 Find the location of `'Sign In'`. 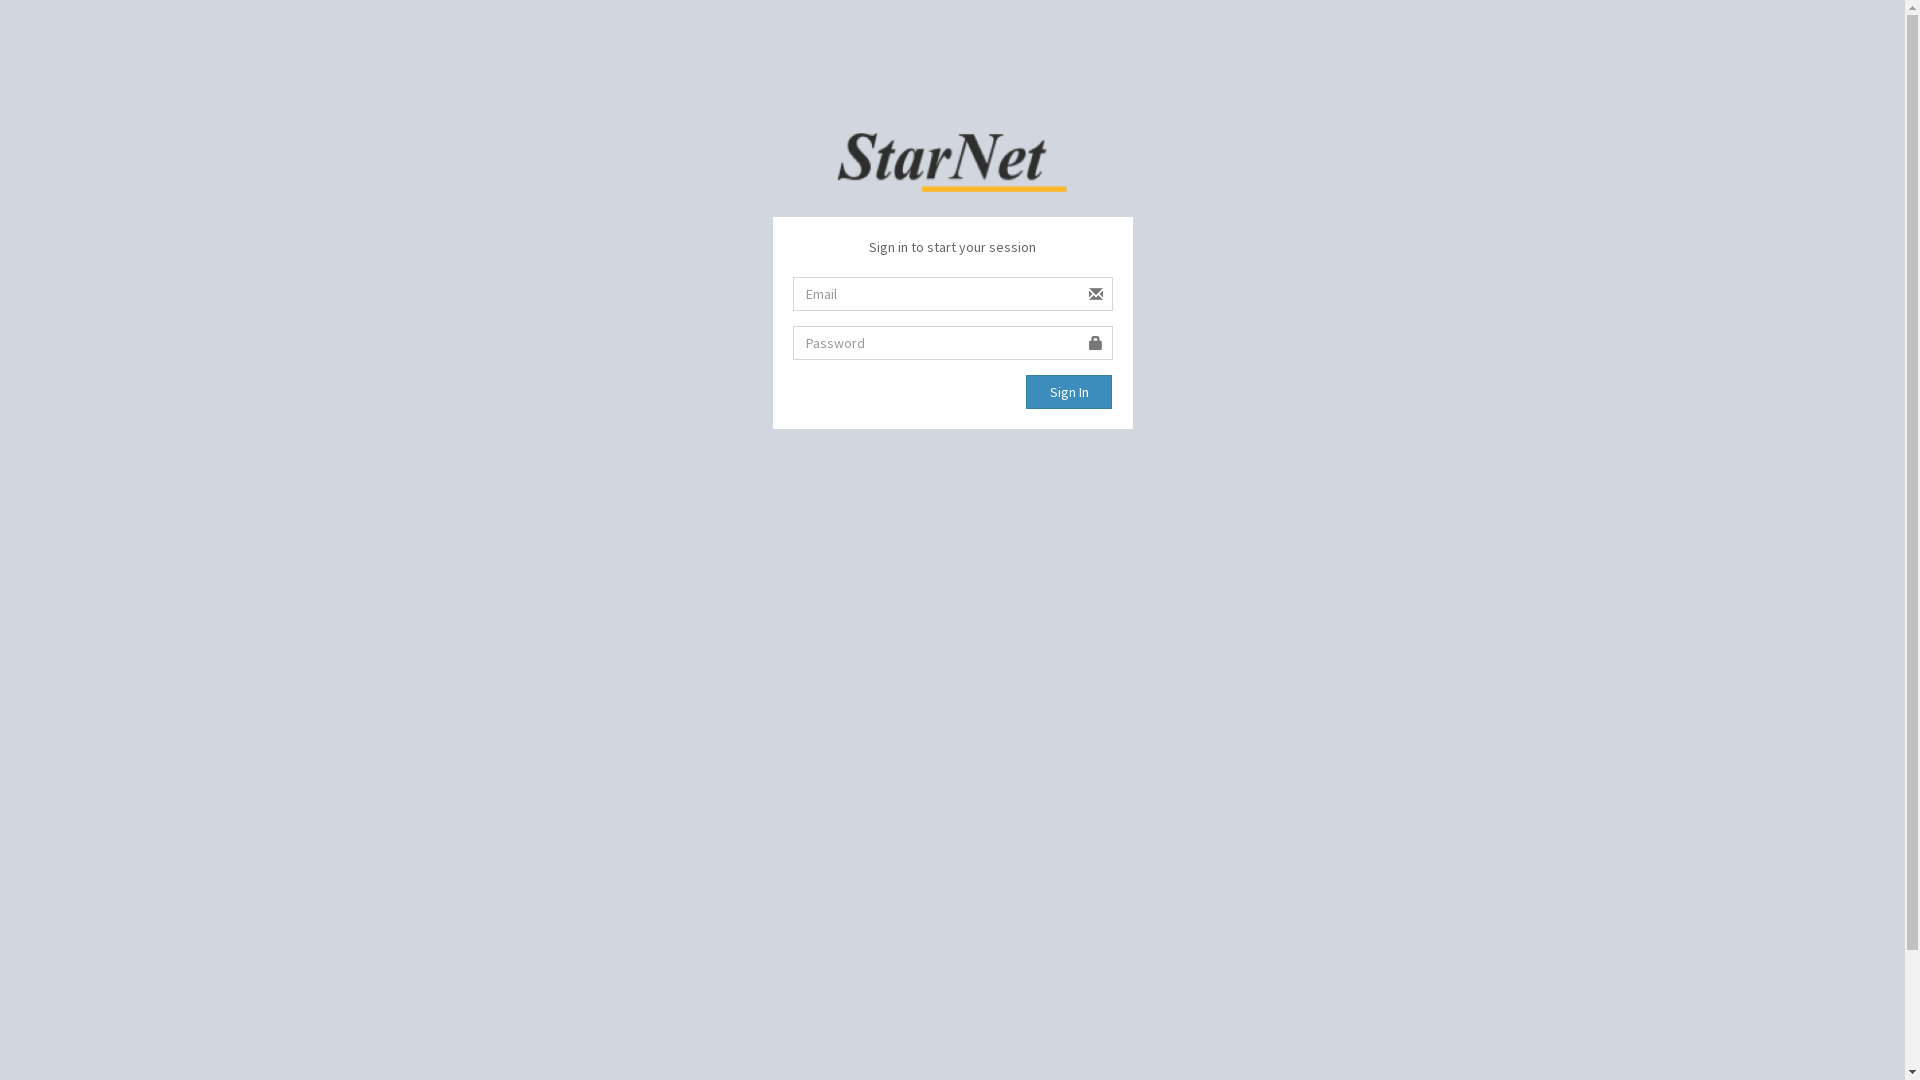

'Sign In' is located at coordinates (1068, 392).